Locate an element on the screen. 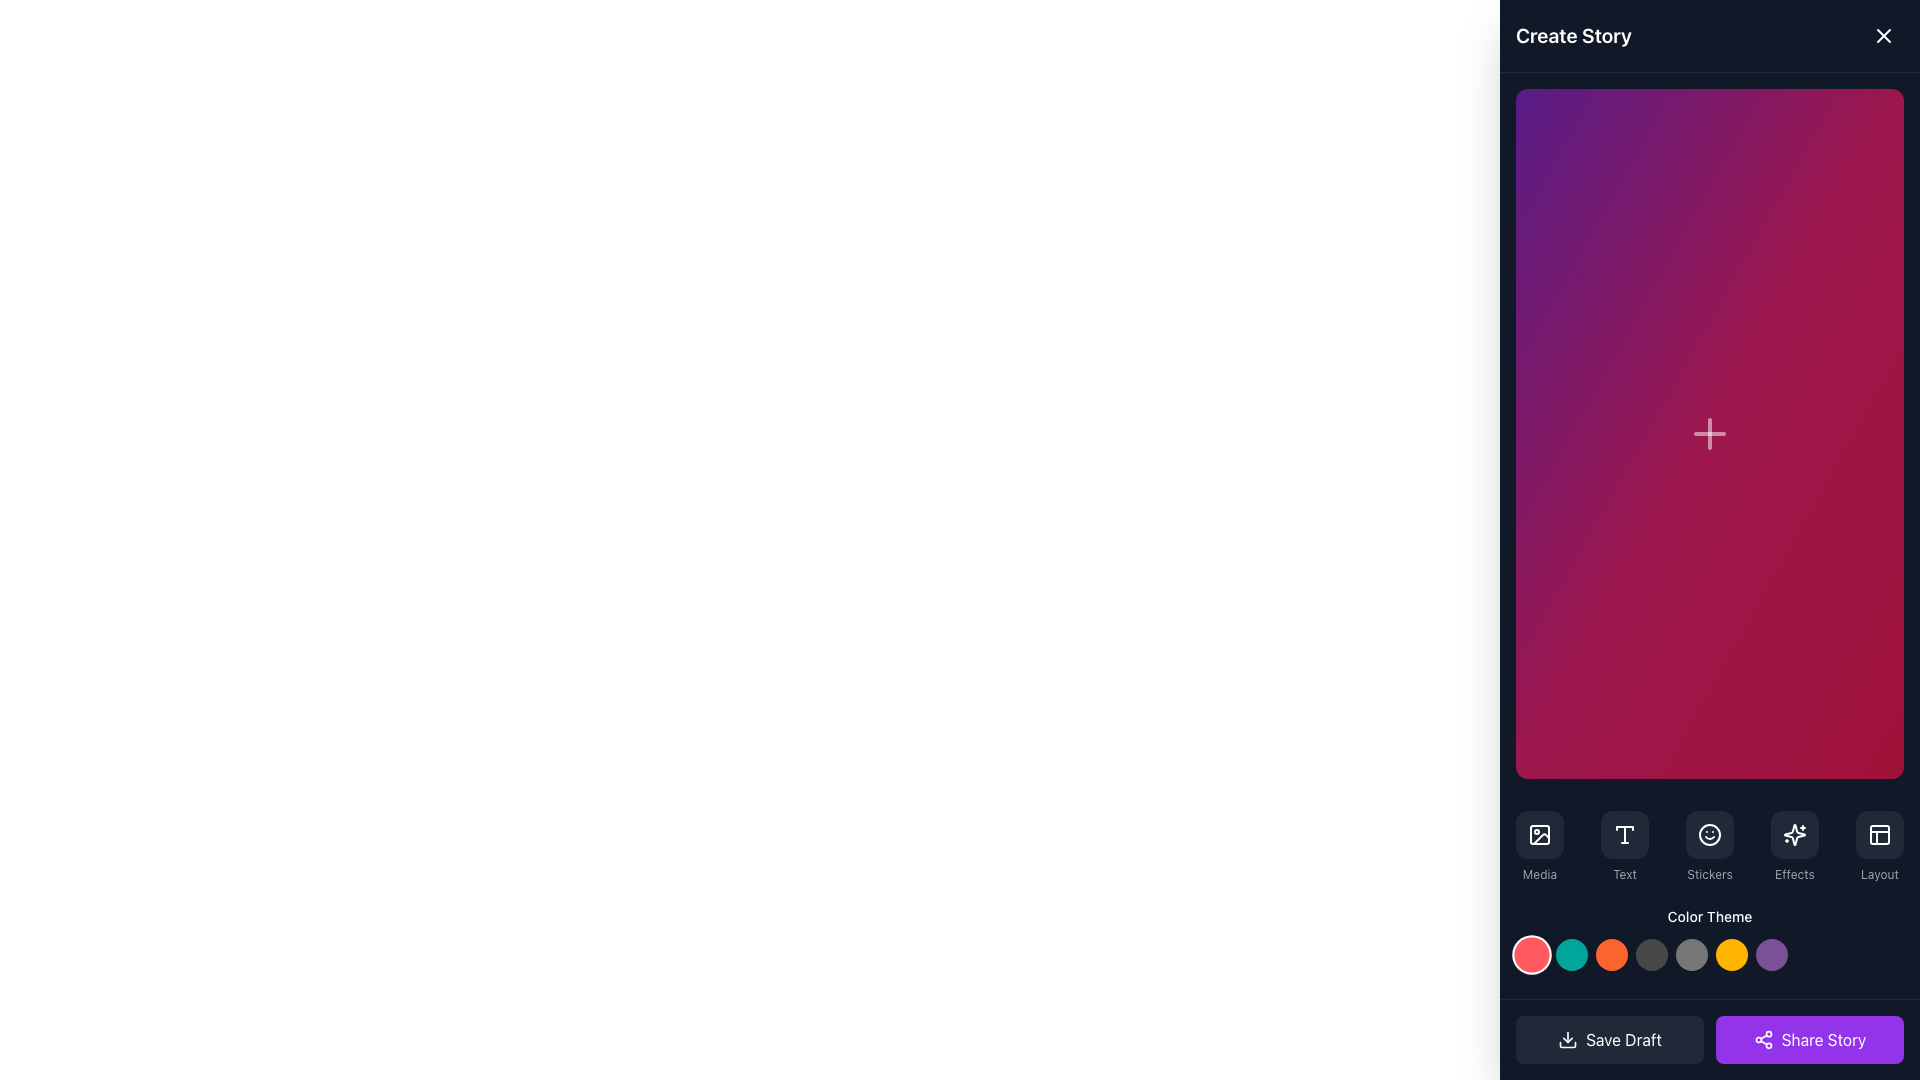 Image resolution: width=1920 pixels, height=1080 pixels. the Plus icon, which is characterized by two intersecting lines forming a cross, with a light appearance against a dark gradient background is located at coordinates (1708, 431).